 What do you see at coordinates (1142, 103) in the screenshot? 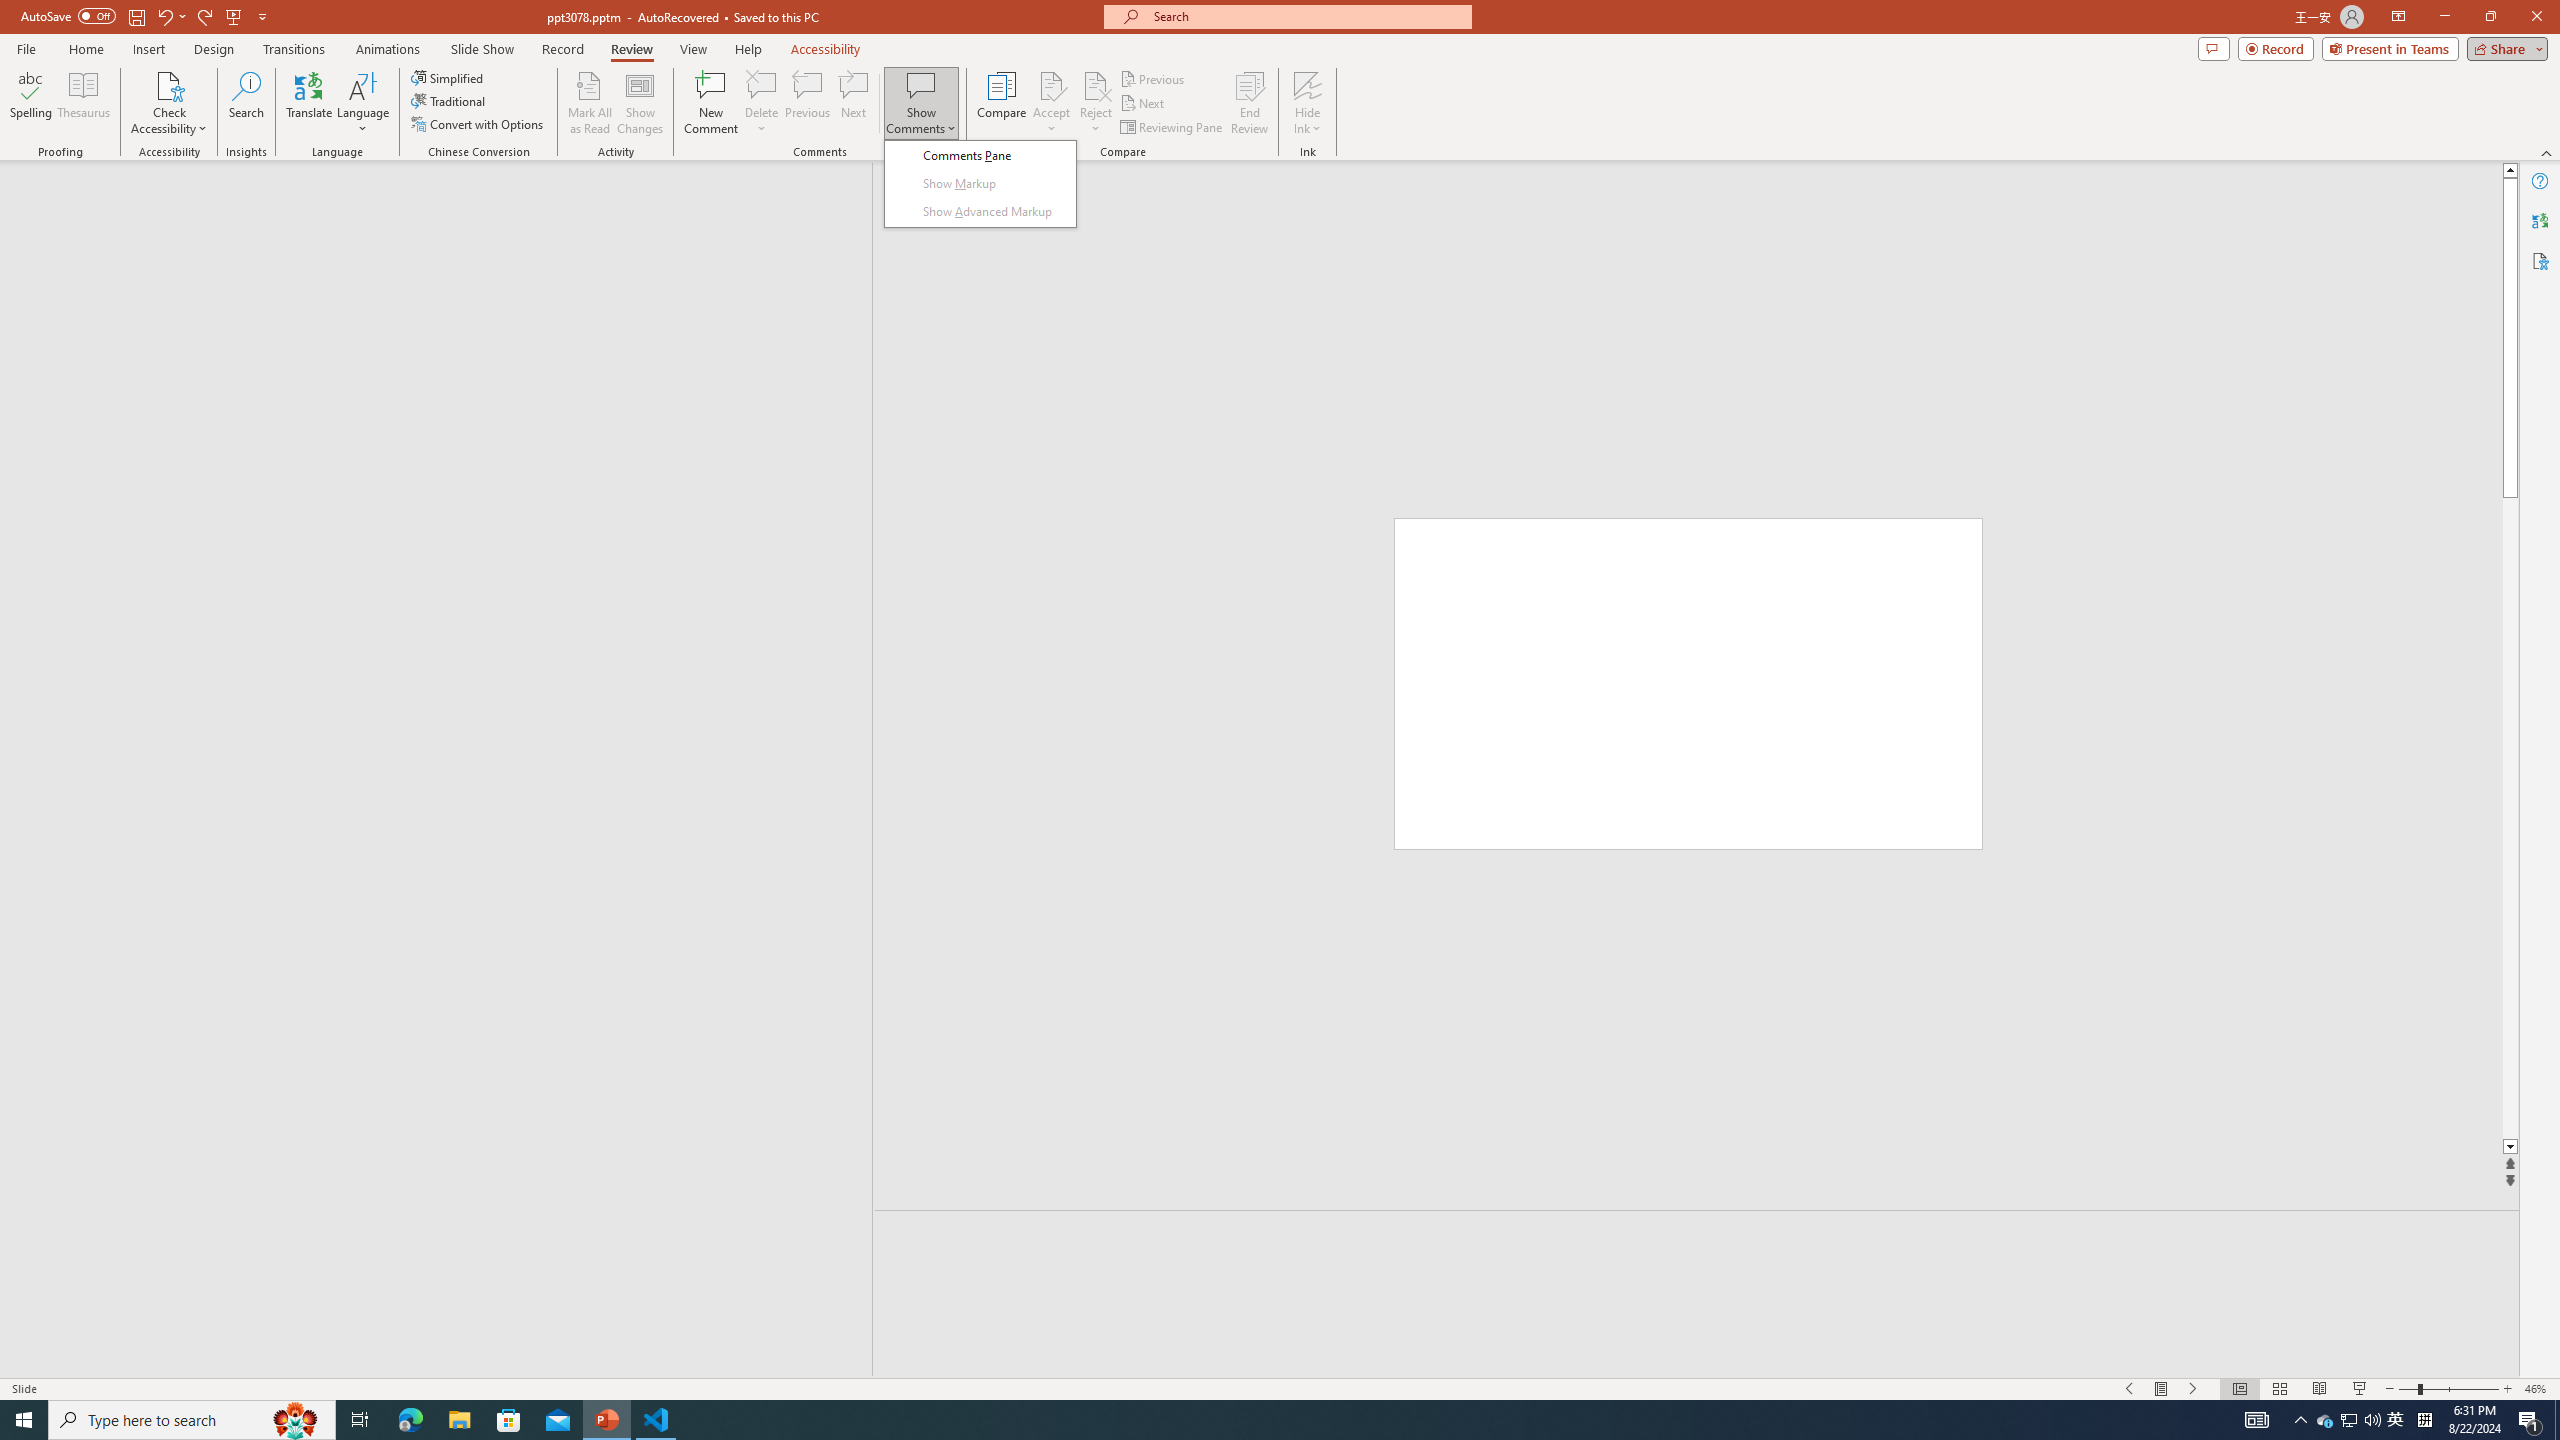
I see `'Next'` at bounding box center [1142, 103].